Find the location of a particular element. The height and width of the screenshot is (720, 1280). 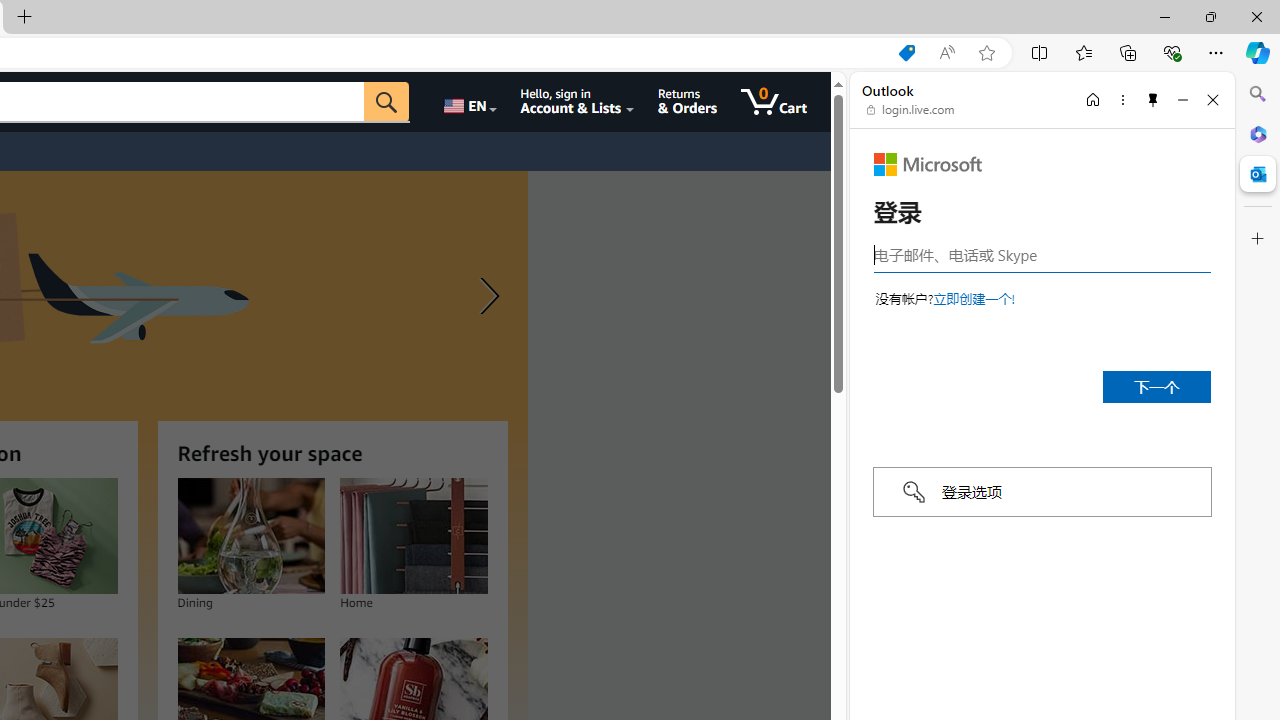

'Hello, sign in Account & Lists' is located at coordinates (576, 101).